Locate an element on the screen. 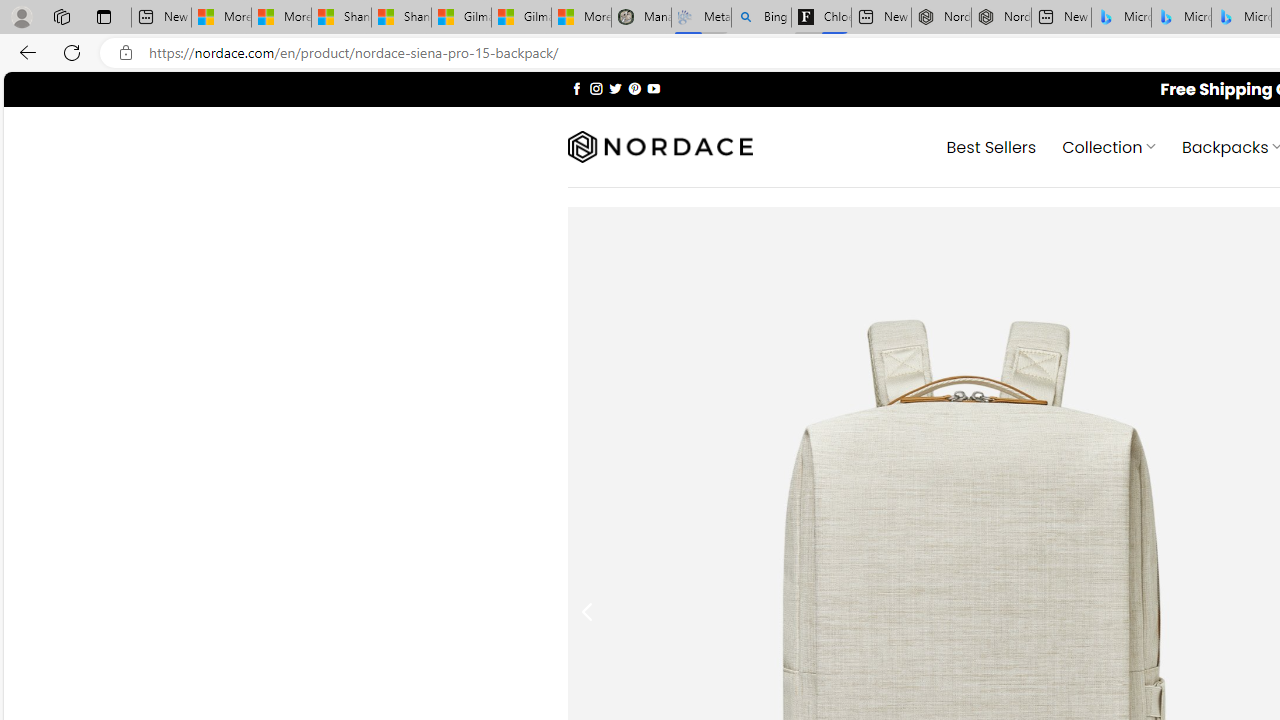  'Workspaces' is located at coordinates (61, 16).